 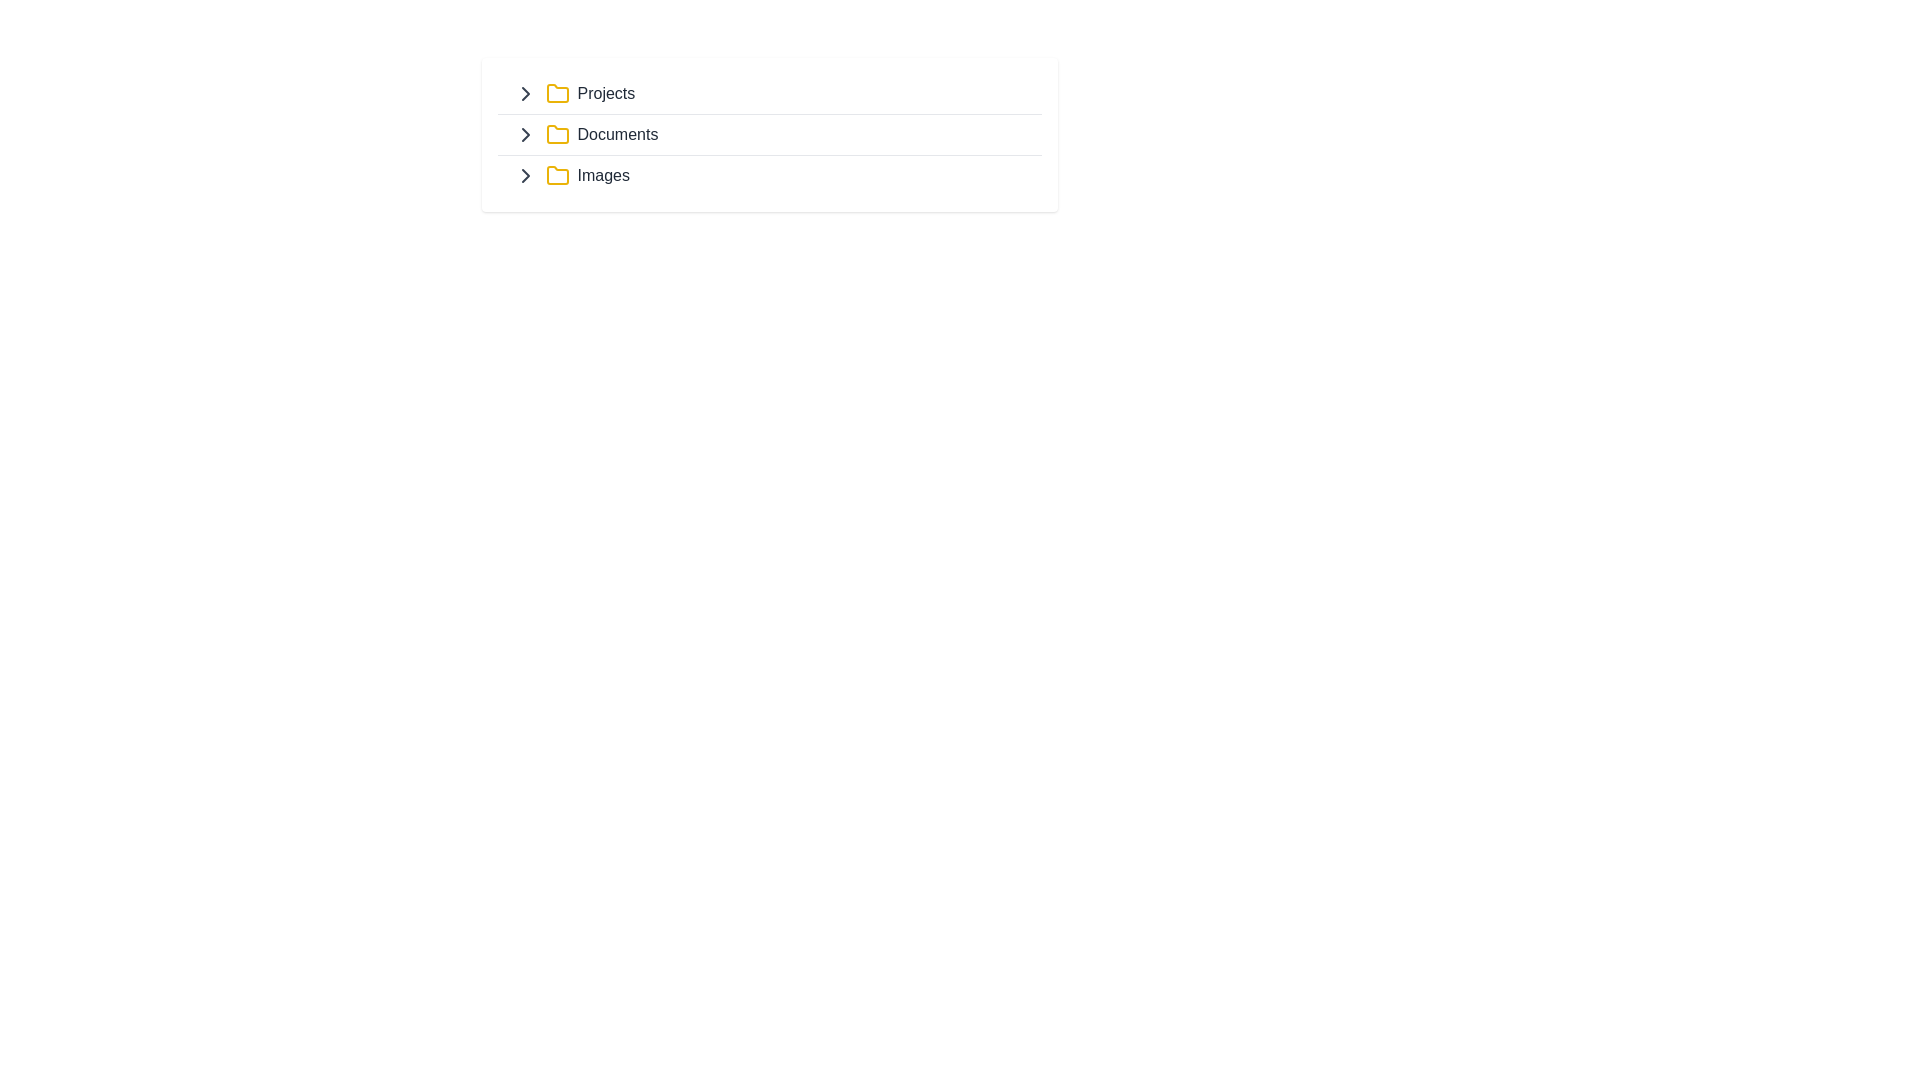 I want to click on the right-facing chevron icon located to the left of the yellow folder icon in the 'Documents' list item, so click(x=525, y=135).